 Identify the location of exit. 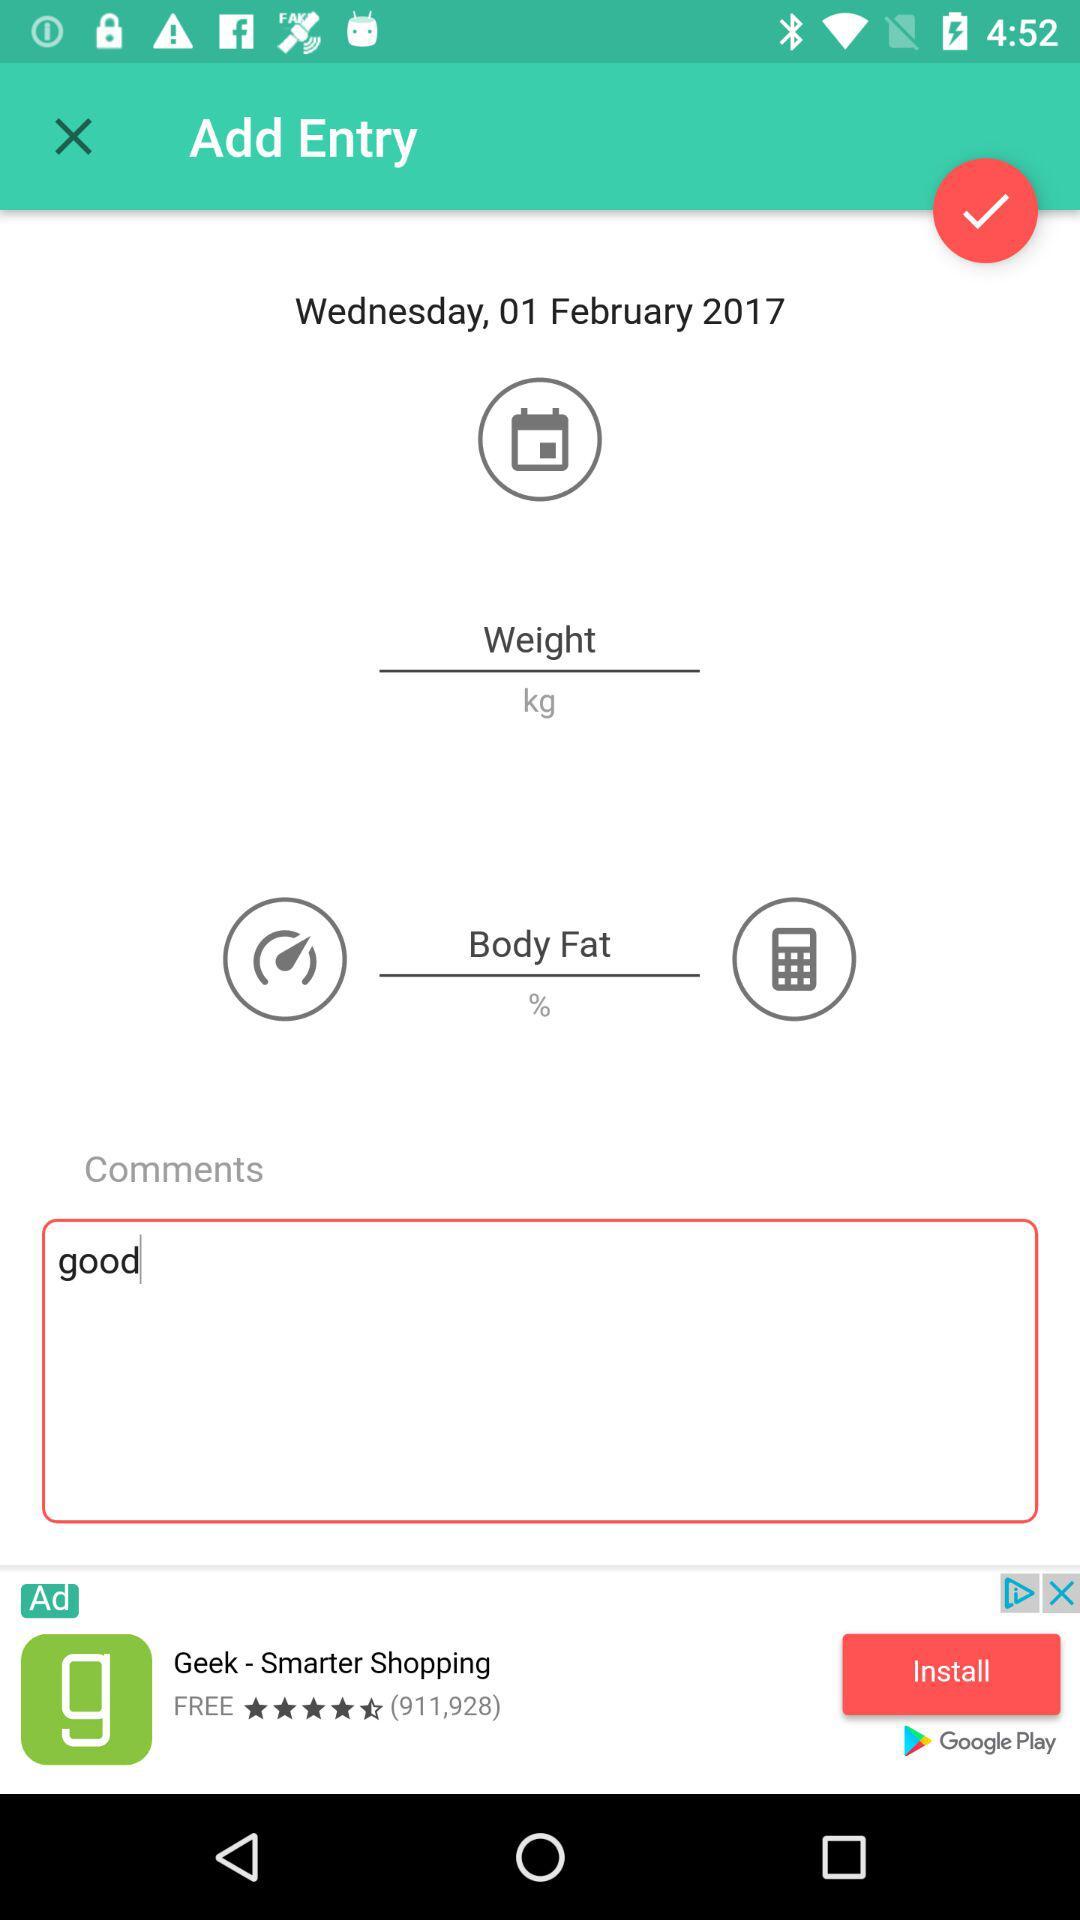
(72, 135).